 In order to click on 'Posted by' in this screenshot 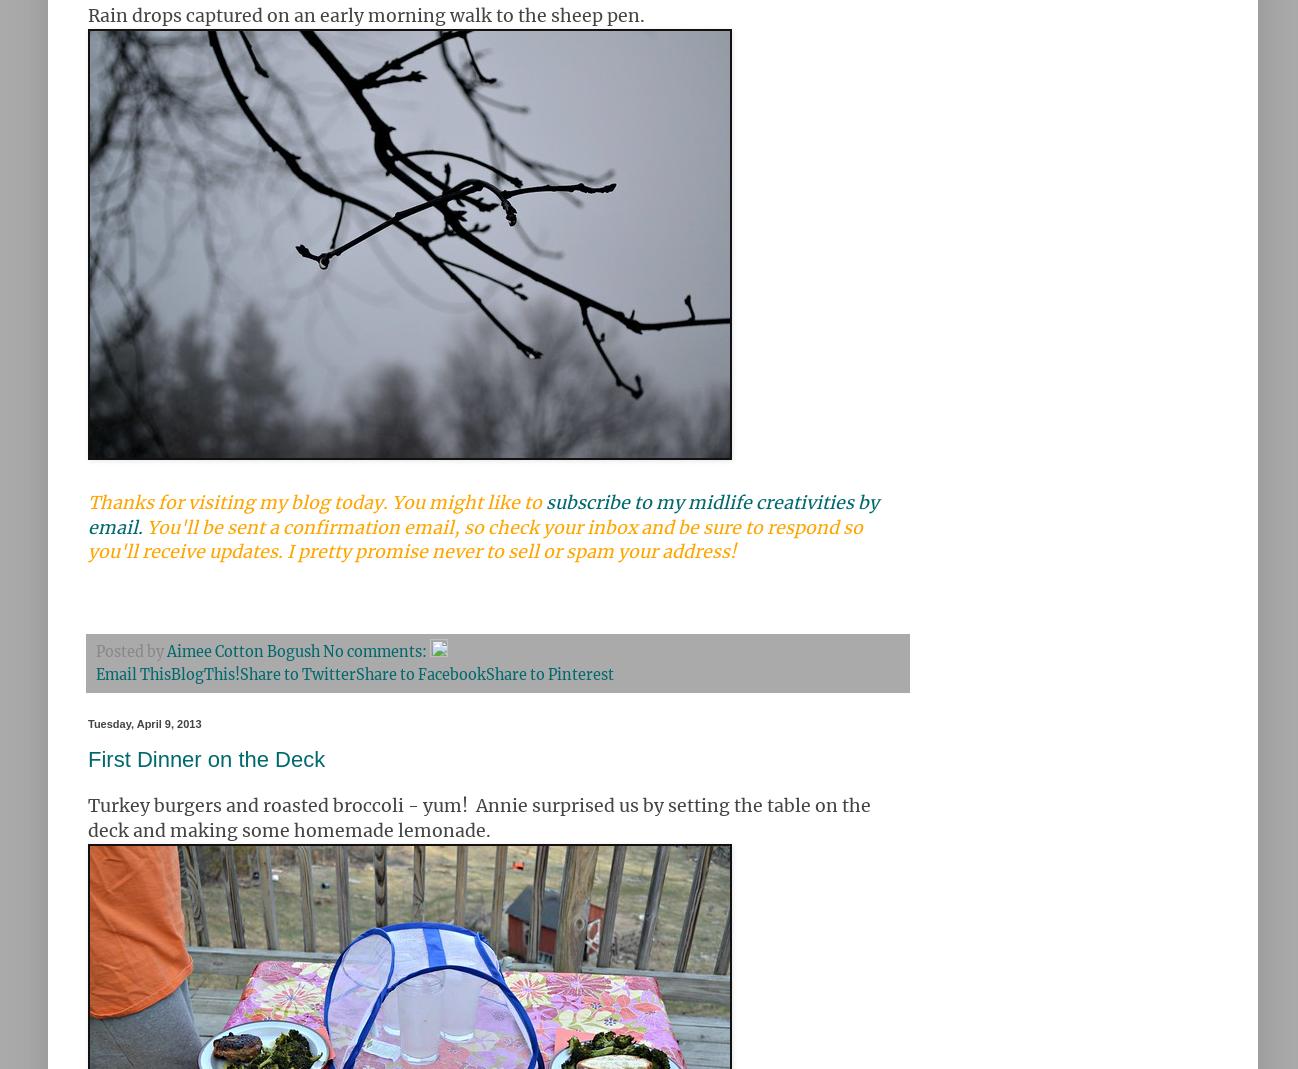, I will do `click(130, 650)`.